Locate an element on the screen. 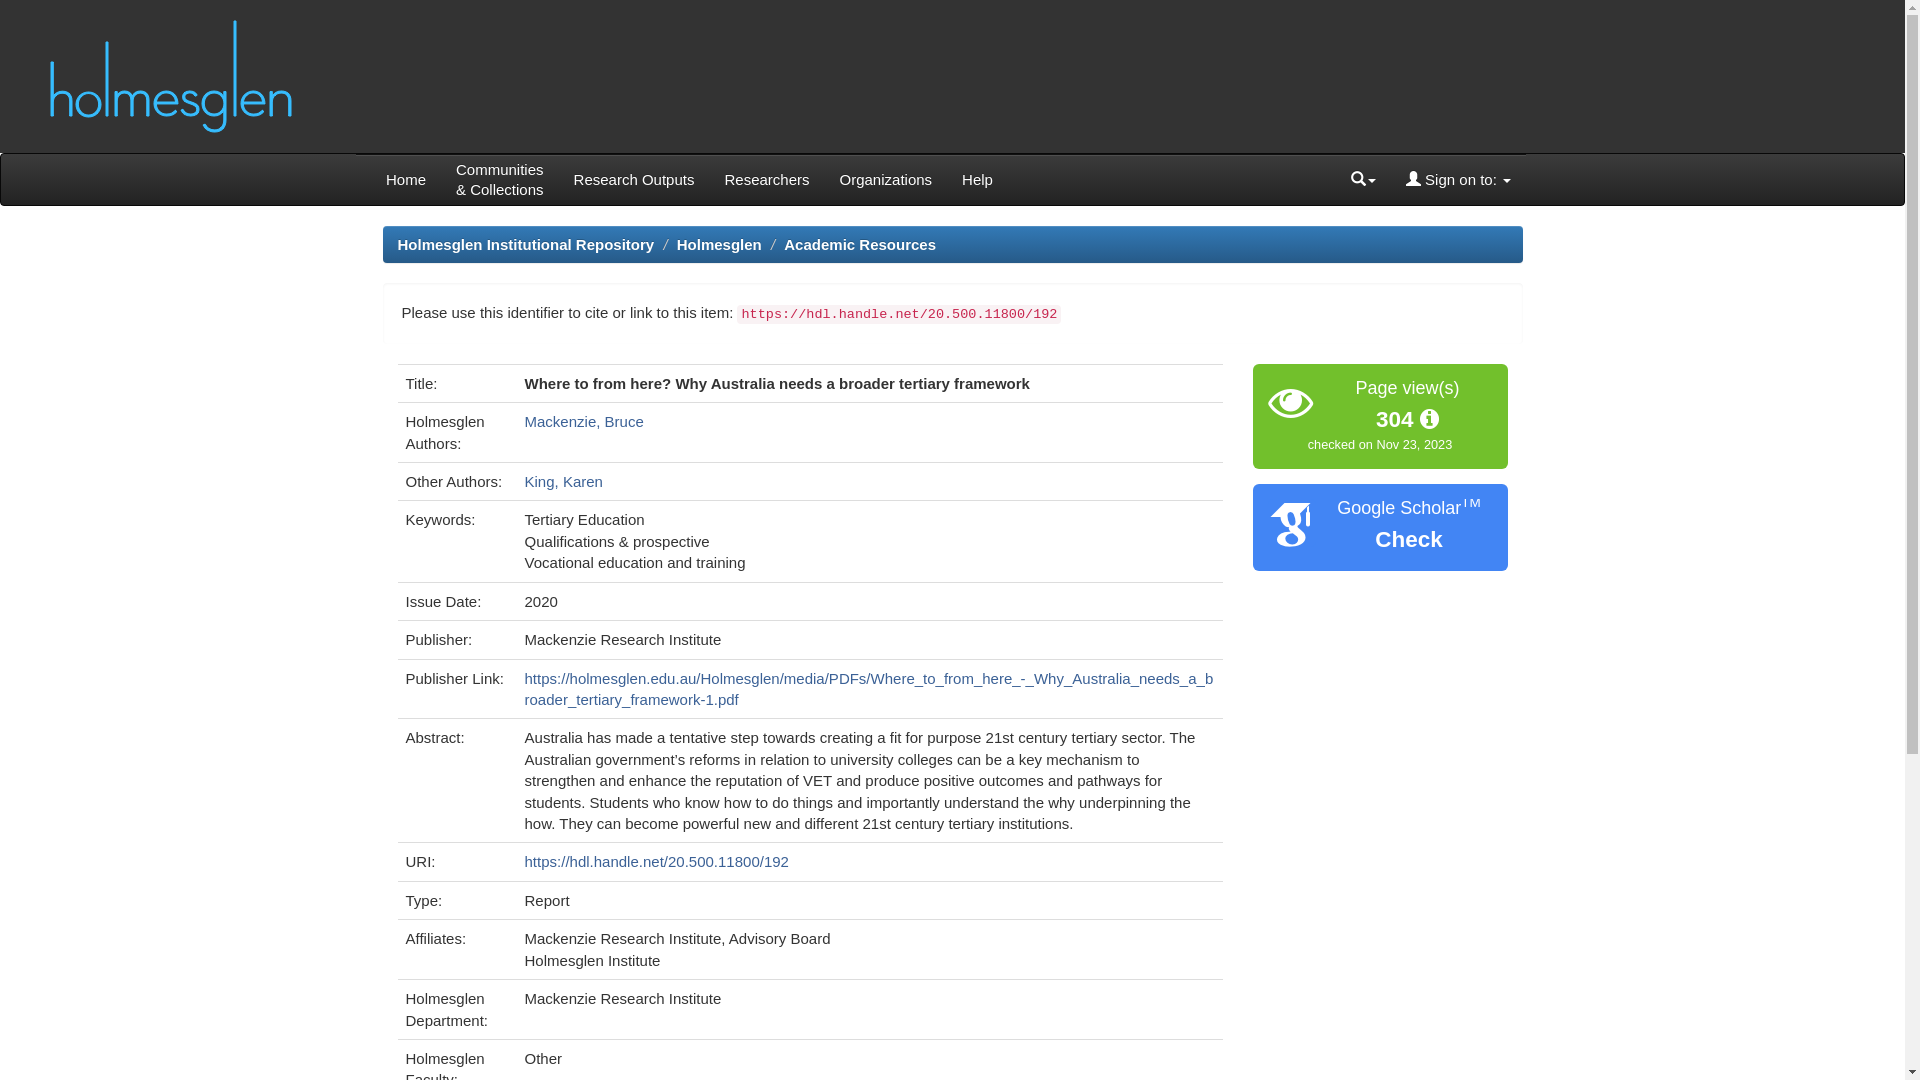 This screenshot has width=1920, height=1080. 'Research Outputs' is located at coordinates (633, 180).